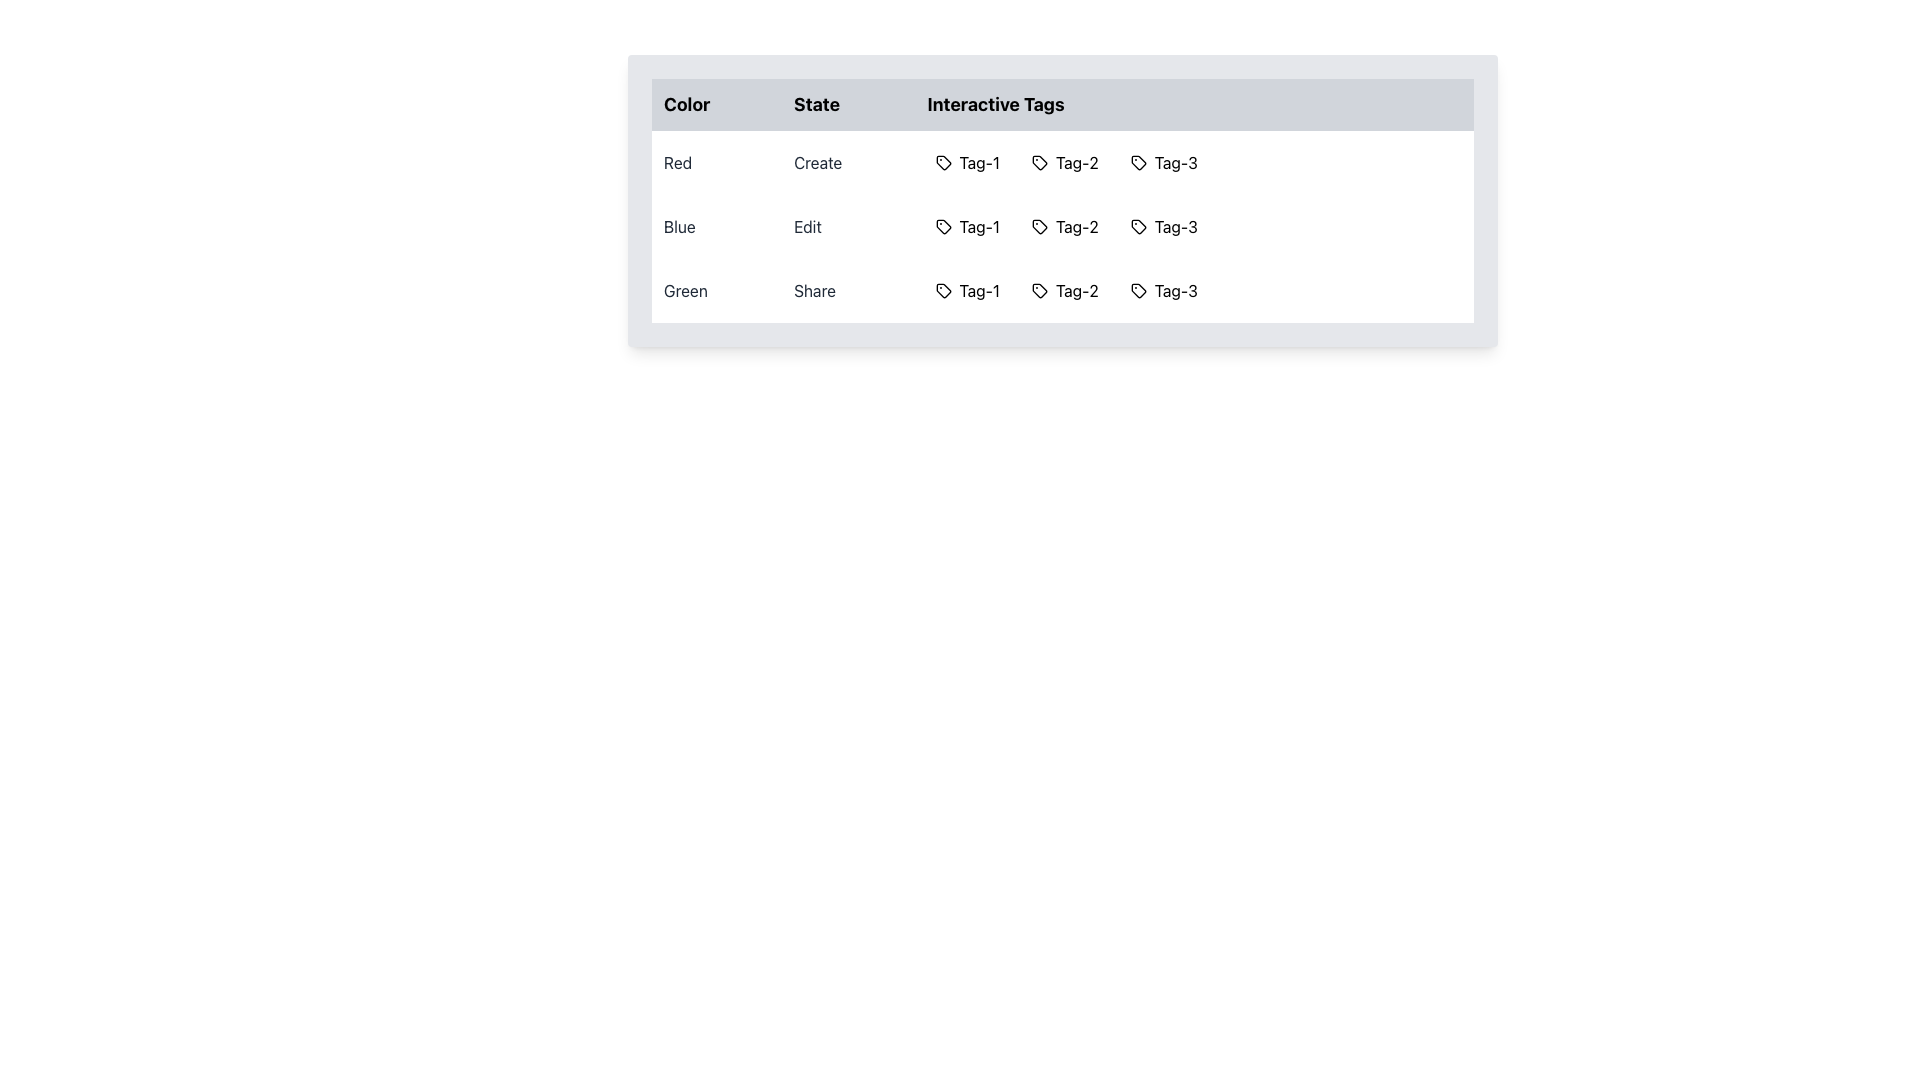 The width and height of the screenshot is (1920, 1080). Describe the element at coordinates (1040, 226) in the screenshot. I see `the black outlined tag icon located in the 'Blue' row and 'Tag-2' column of the table, which is the second icon in the 'Interactive Tags' column` at that location.